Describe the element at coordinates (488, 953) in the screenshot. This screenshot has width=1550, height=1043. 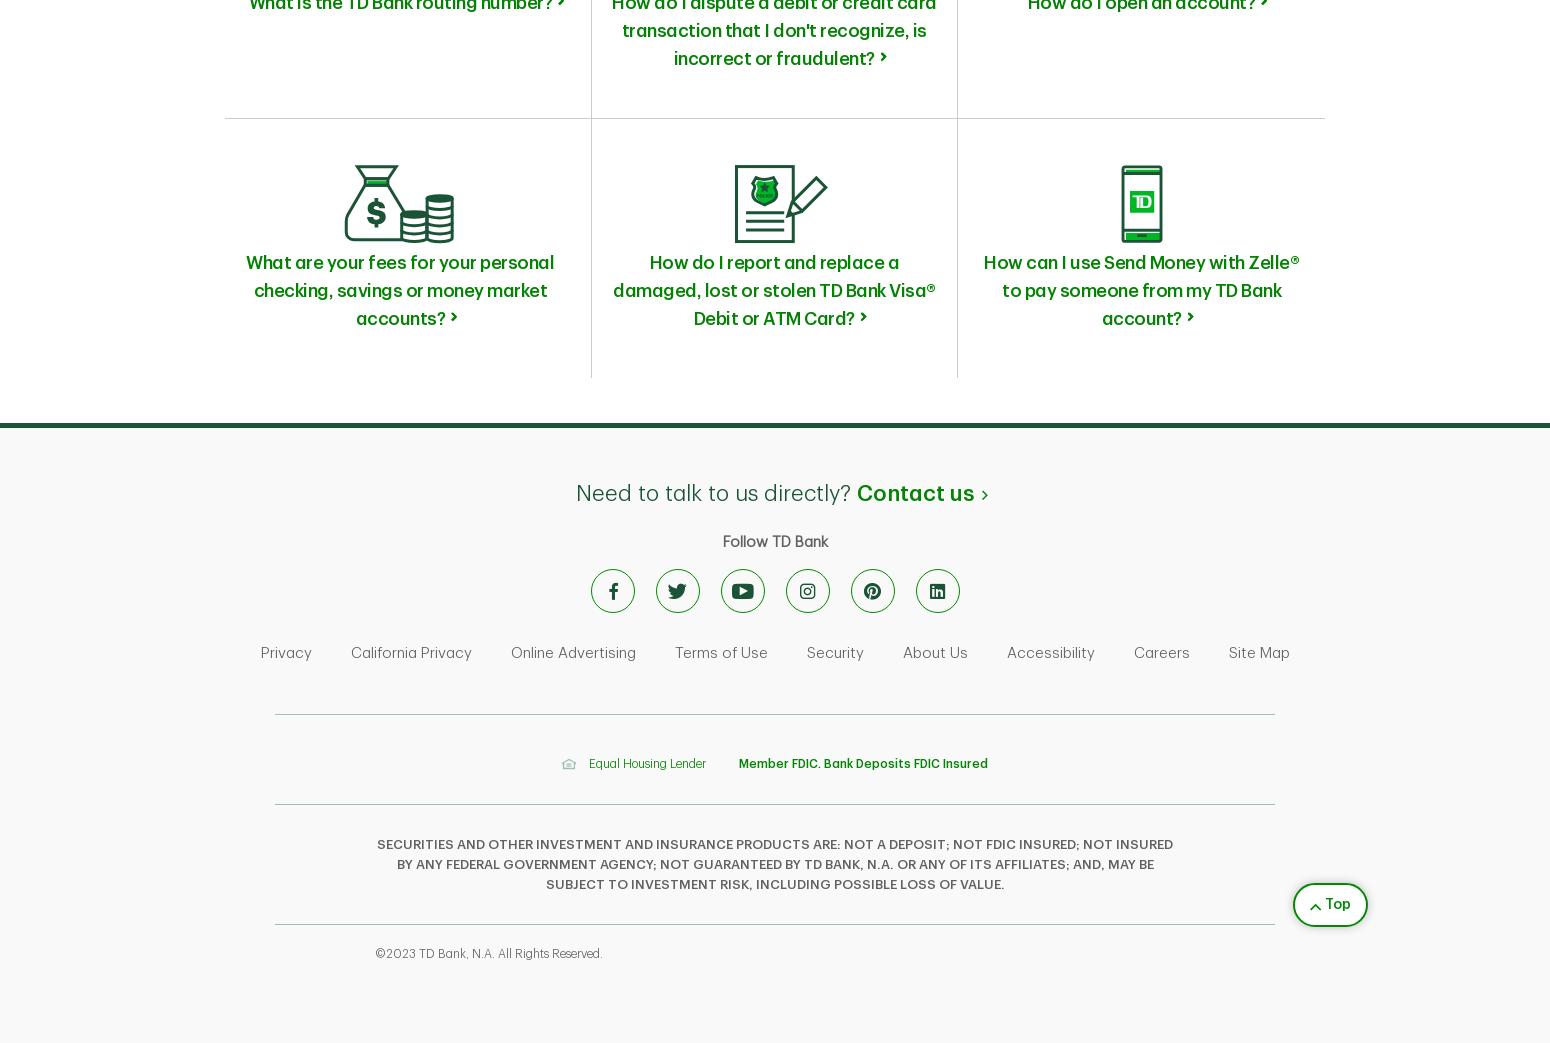
I see `'©2023 TD Bank, N.A. All Rights Reserved.'` at that location.